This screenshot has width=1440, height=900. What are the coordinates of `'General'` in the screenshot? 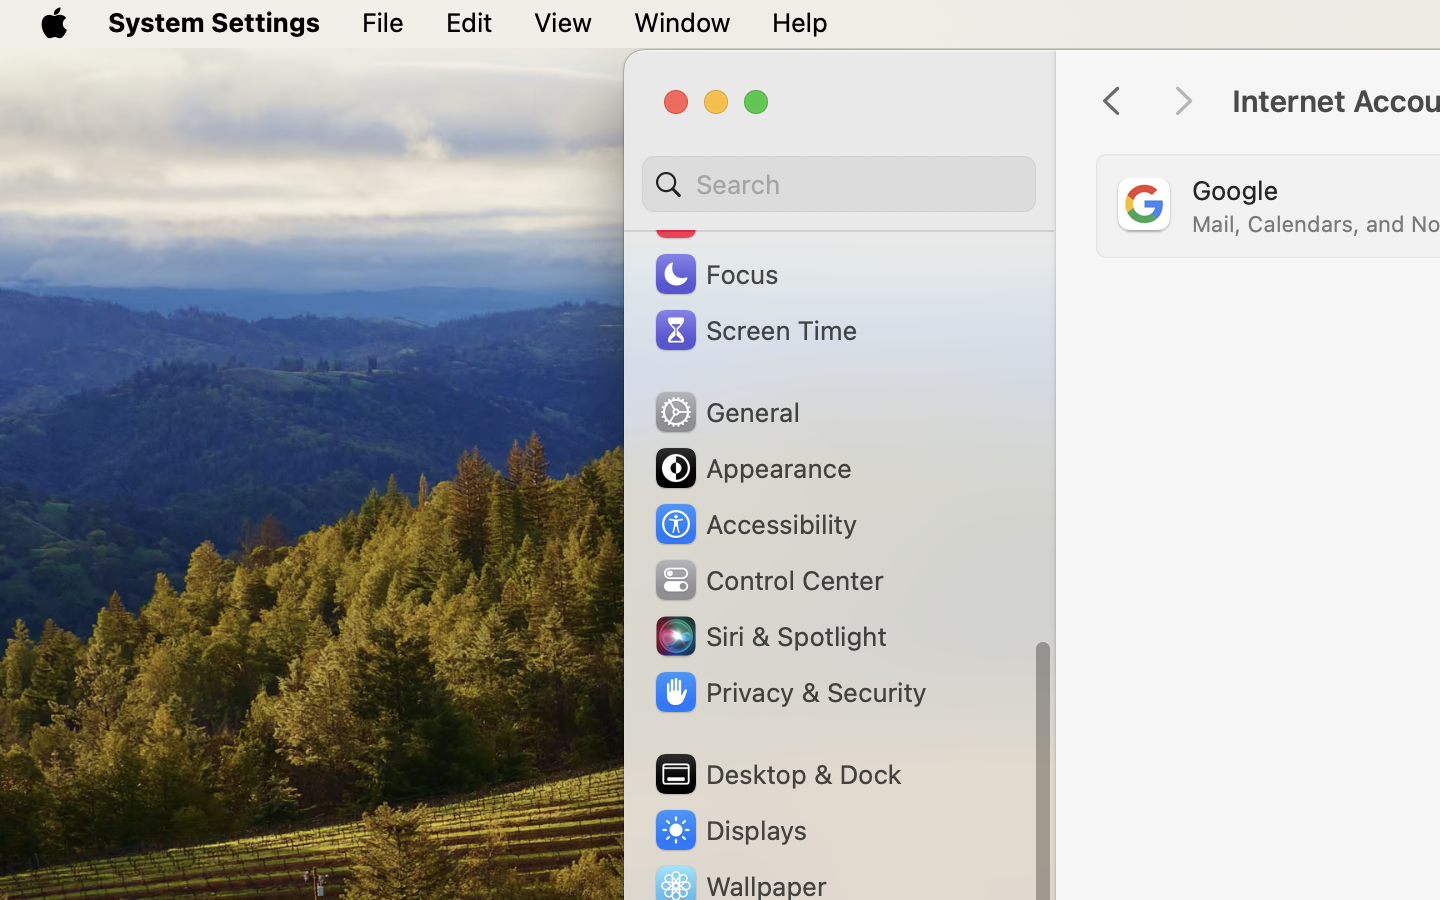 It's located at (725, 412).